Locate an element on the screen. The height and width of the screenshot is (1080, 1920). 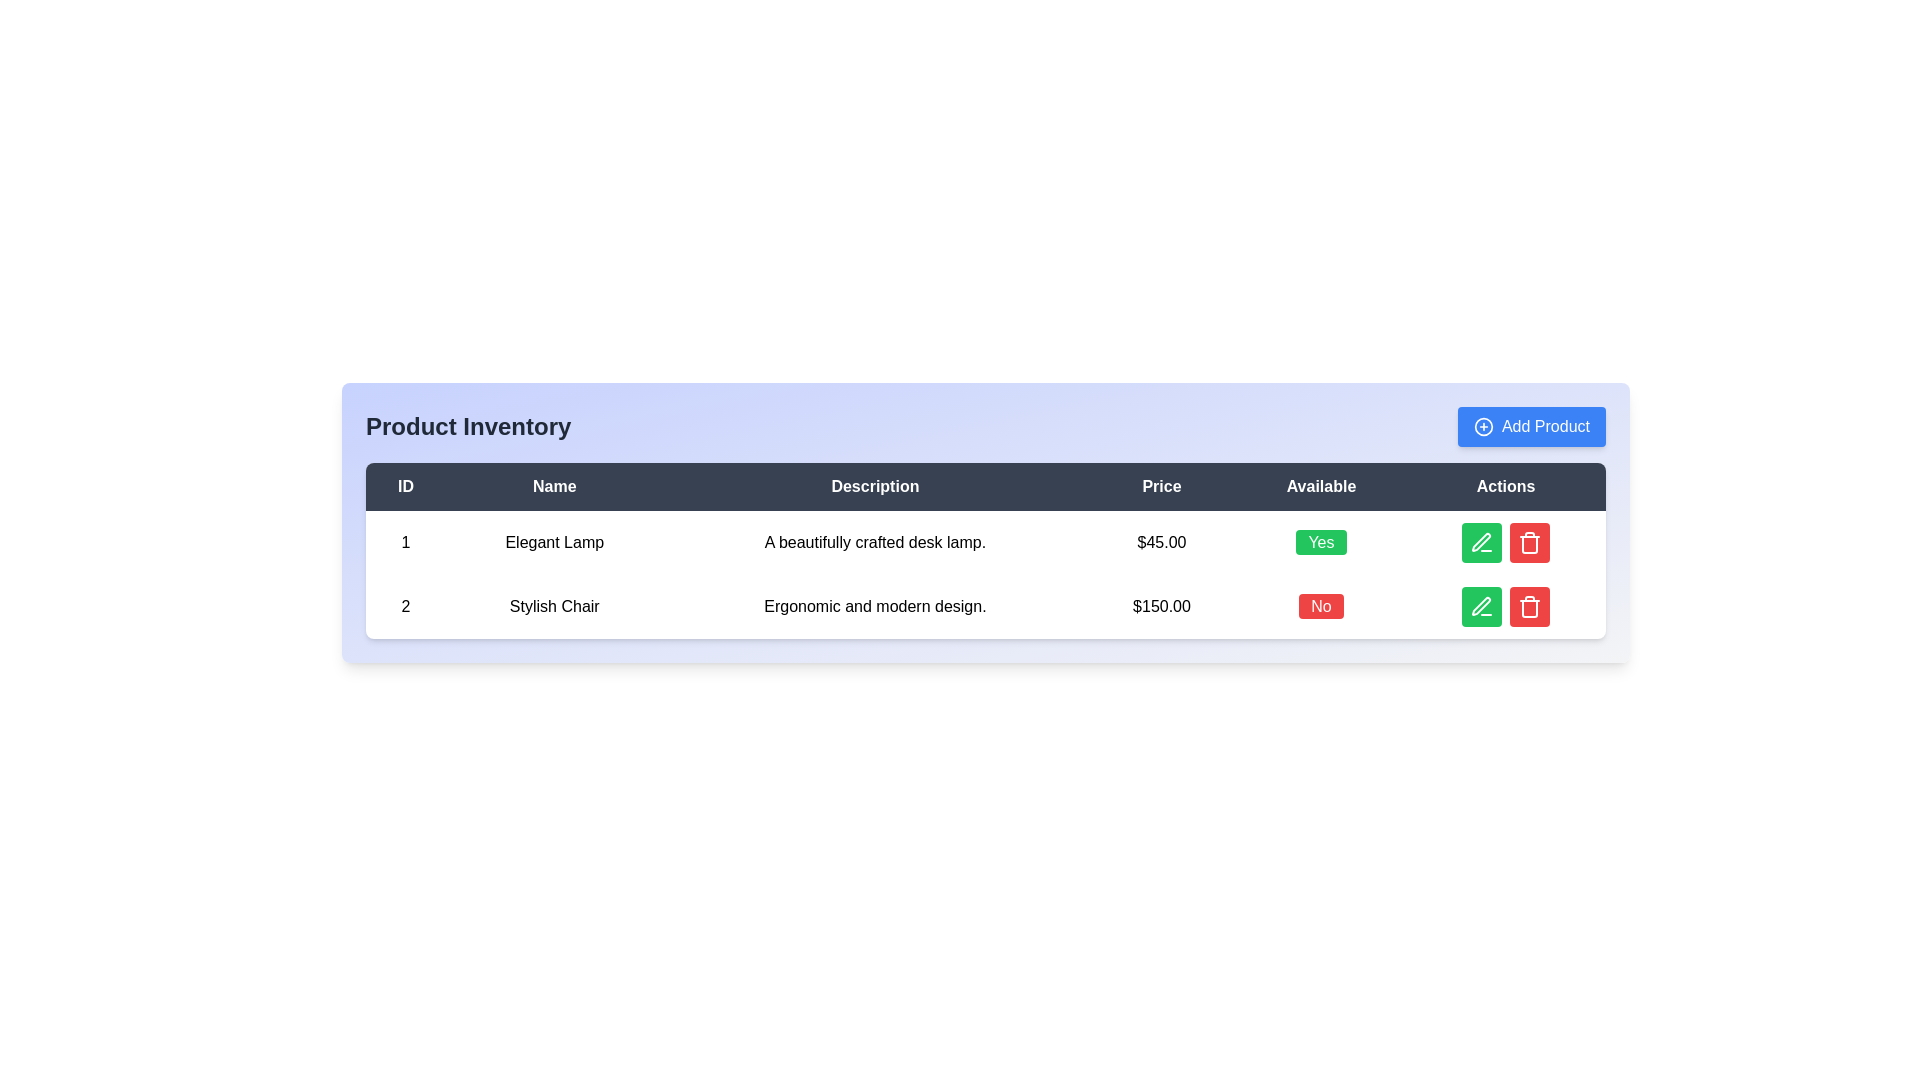
the 'ID' text label located in the header row of the table, which is the first column label with a dark background and white text is located at coordinates (404, 486).